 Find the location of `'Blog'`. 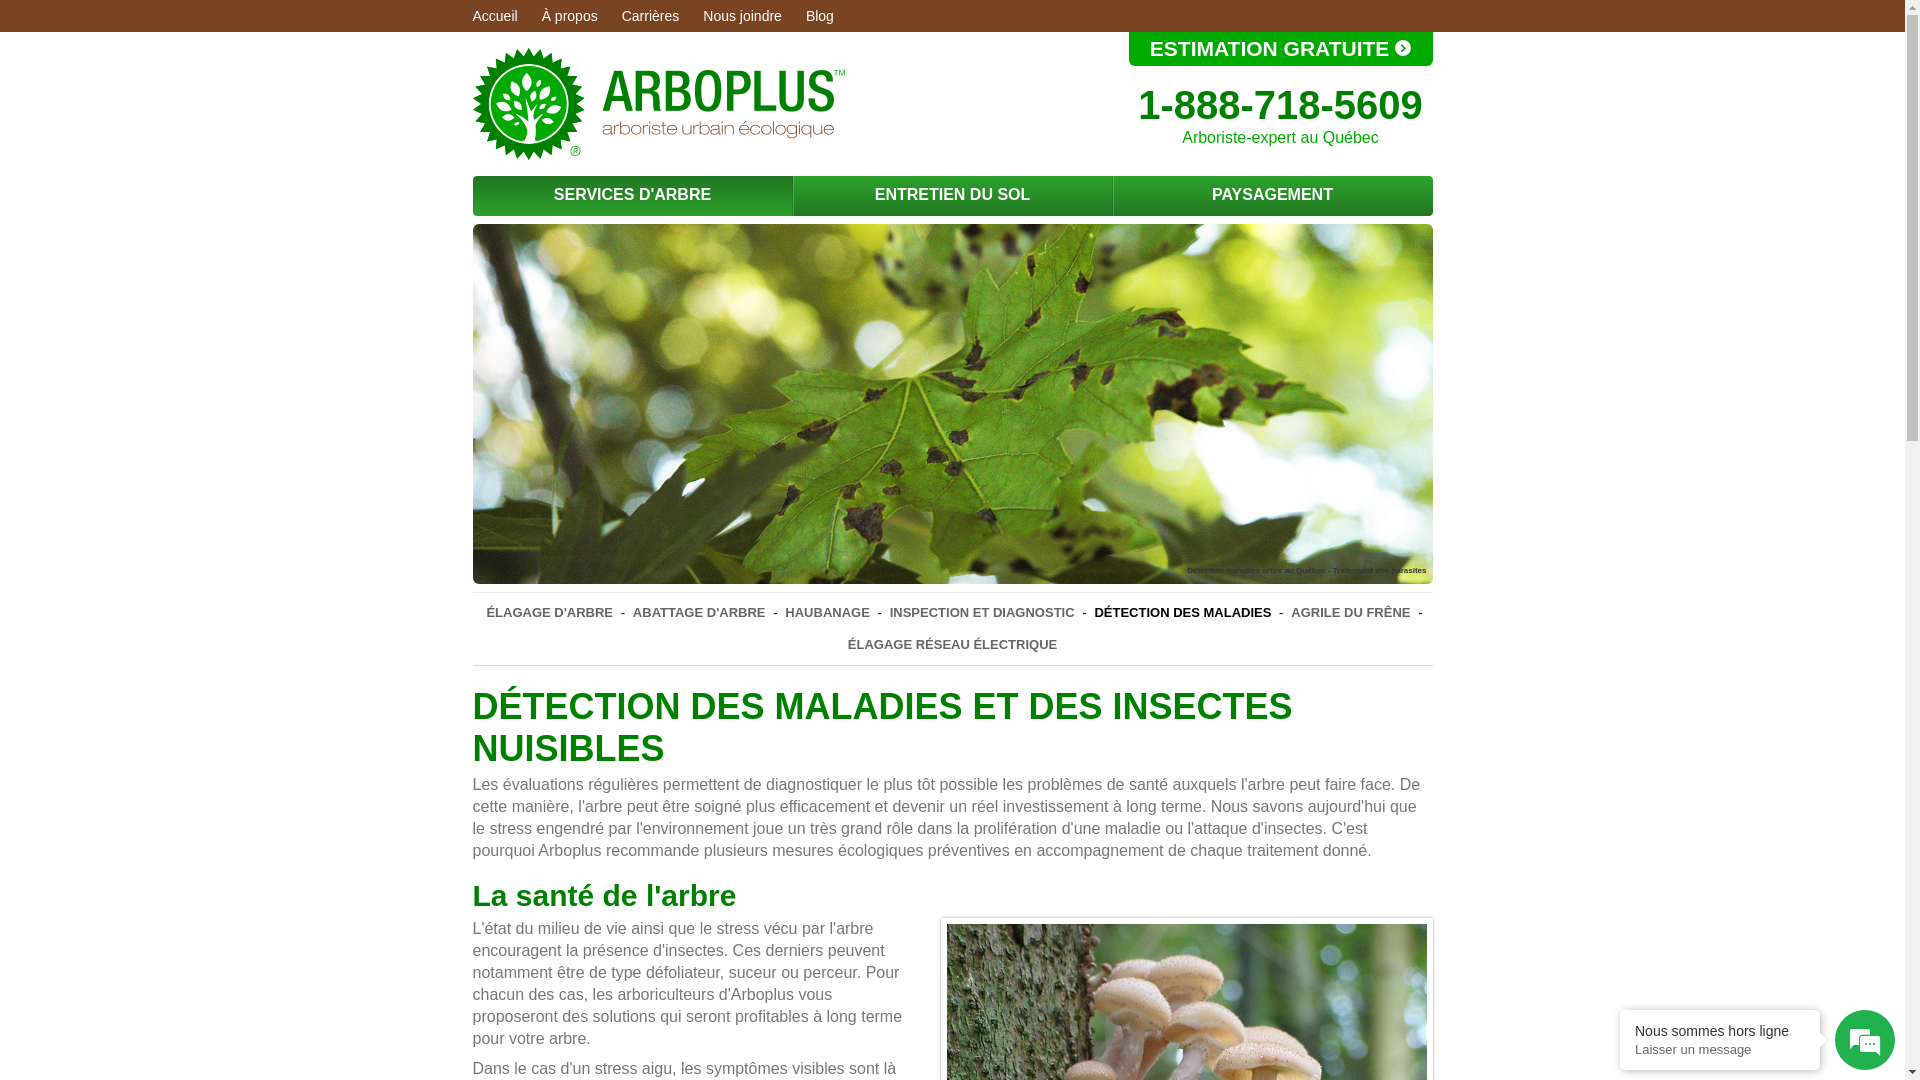

'Blog' is located at coordinates (820, 15).